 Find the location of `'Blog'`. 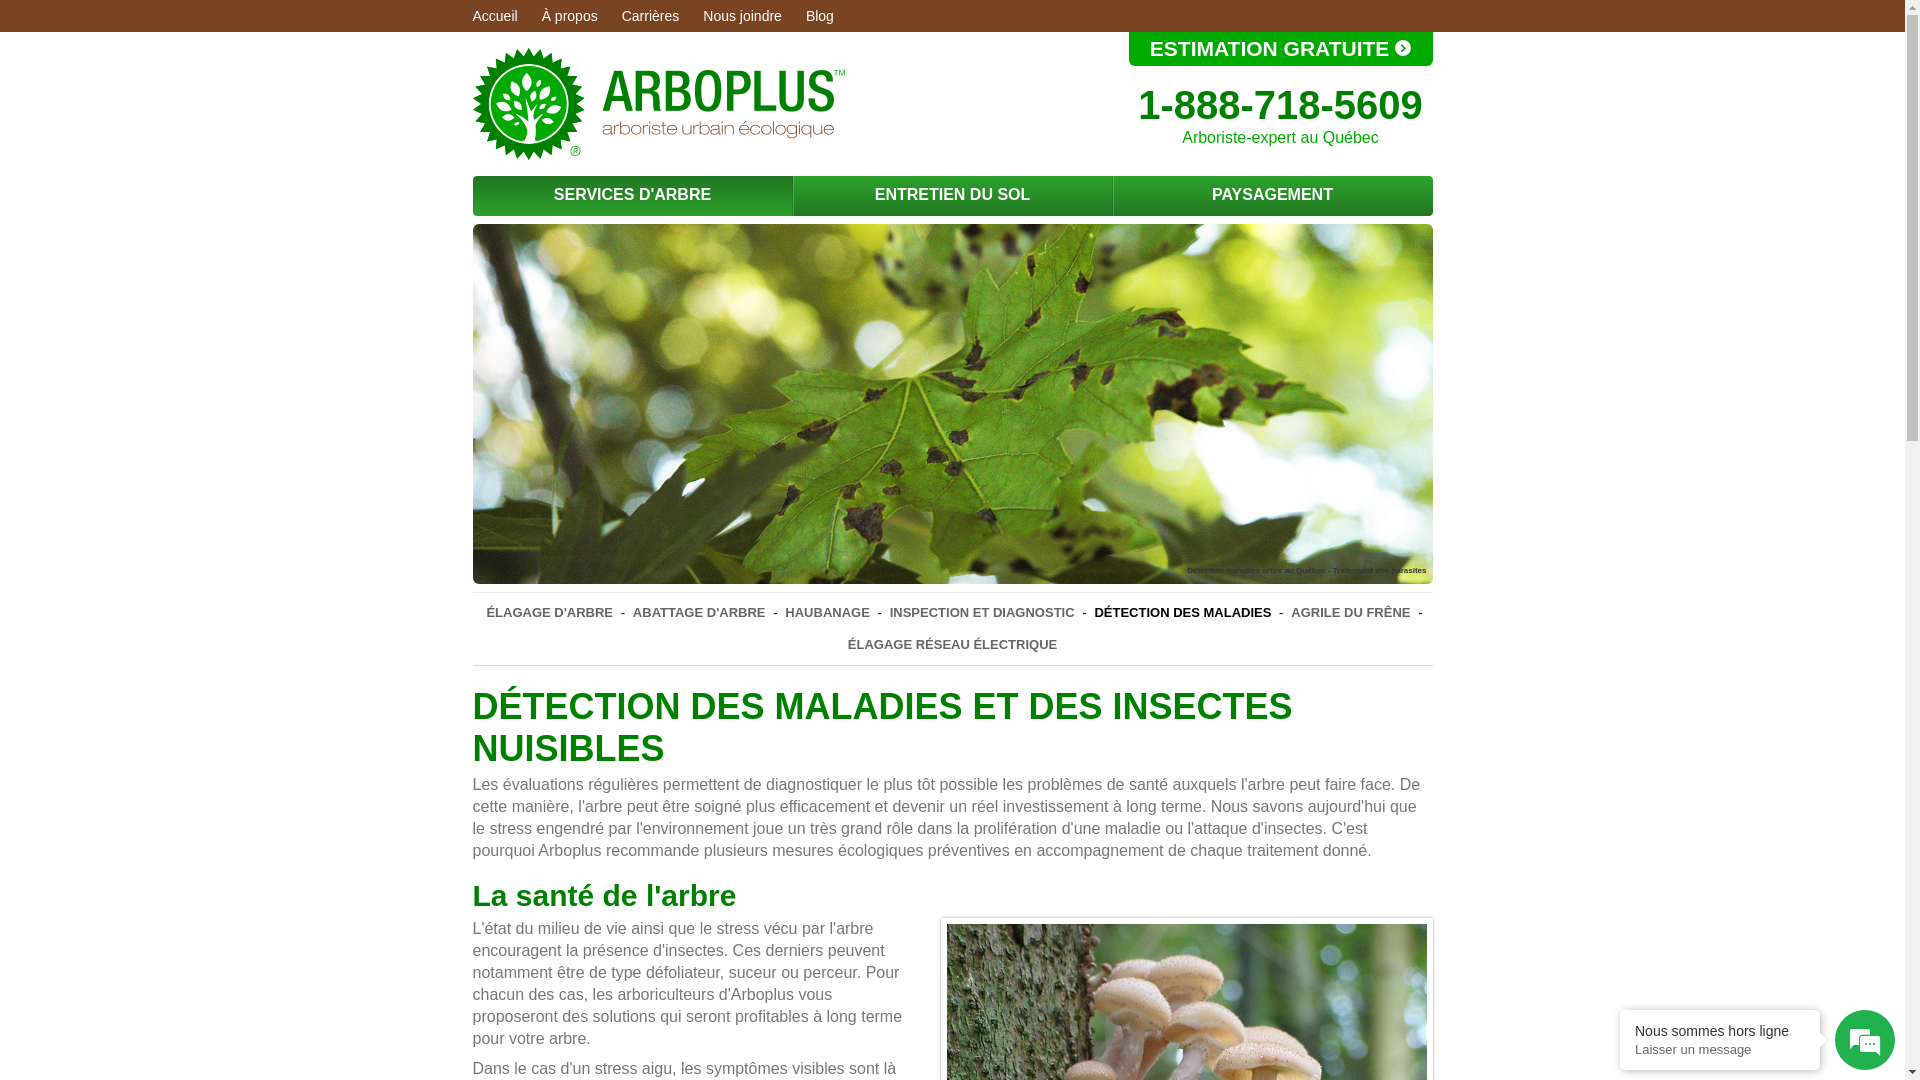

'Blog' is located at coordinates (820, 15).